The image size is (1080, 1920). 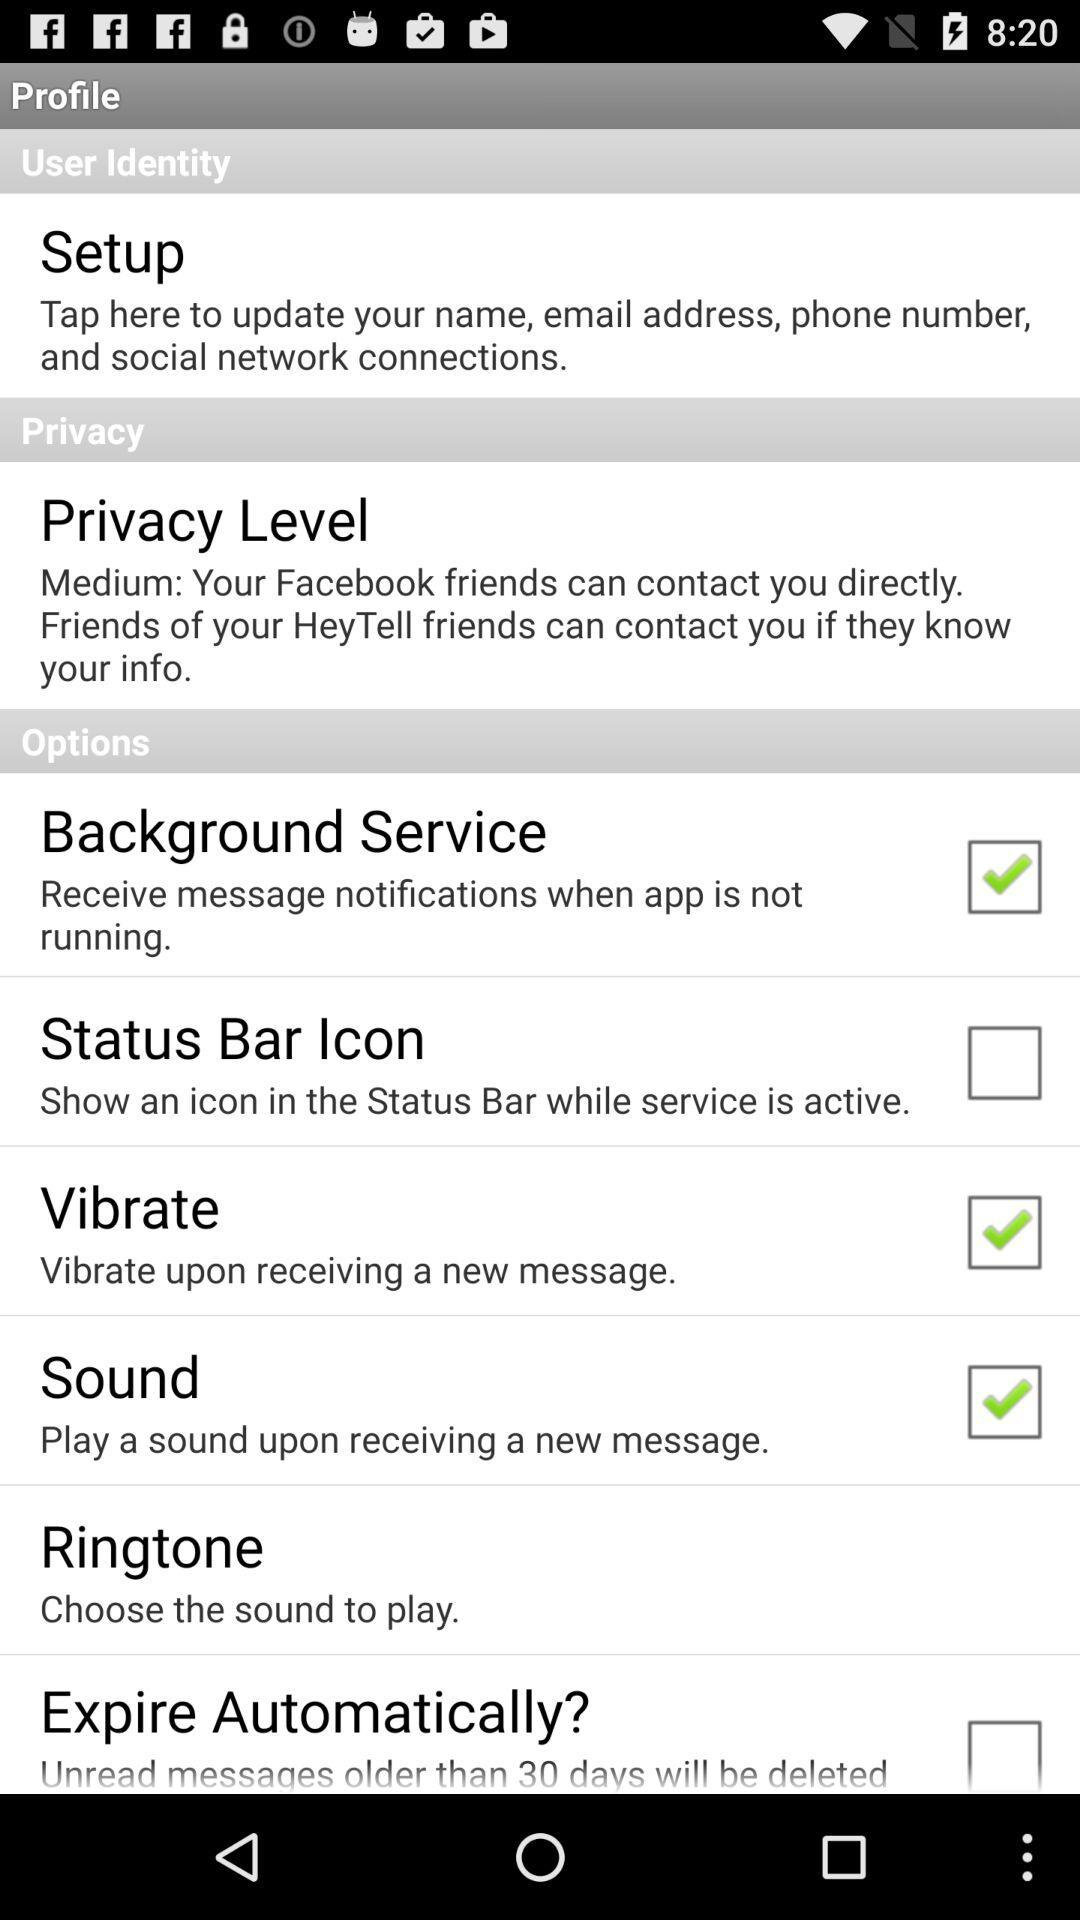 I want to click on receive message notifications, so click(x=489, y=912).